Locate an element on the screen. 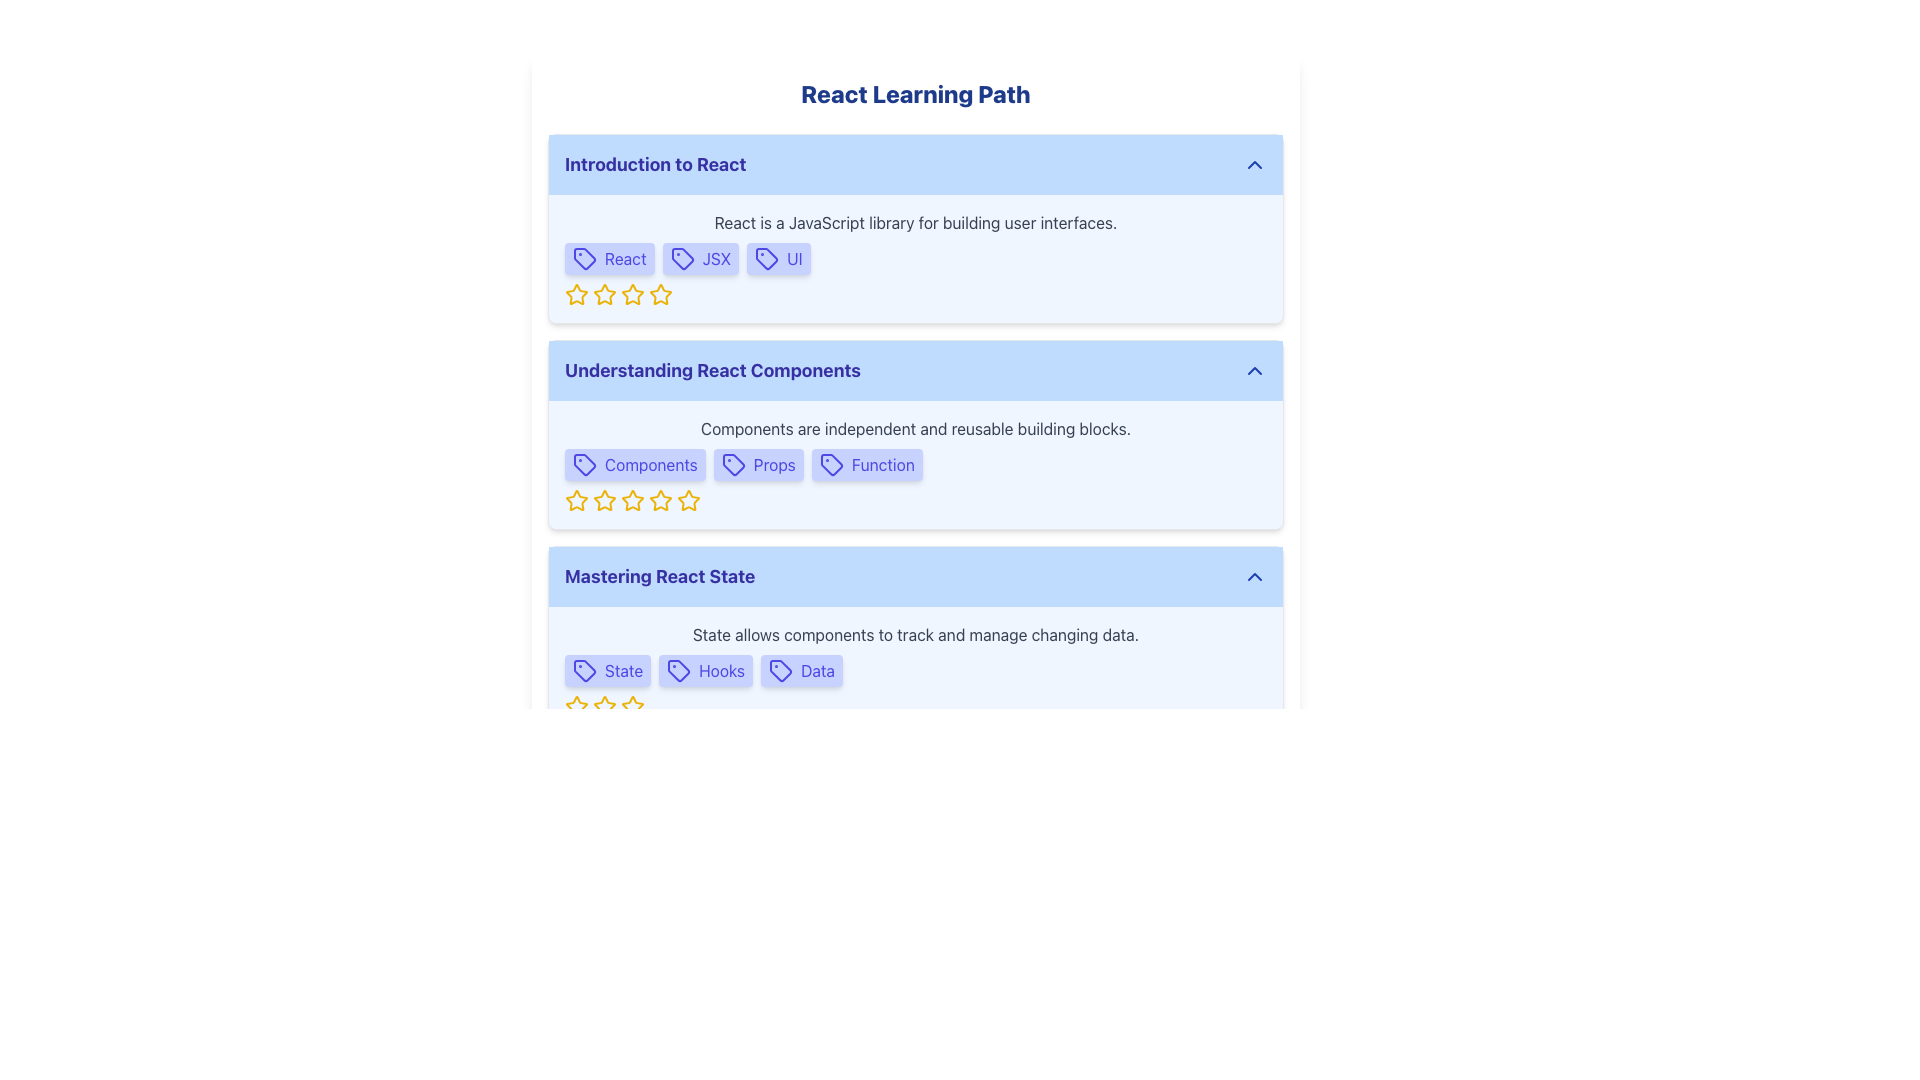 The width and height of the screenshot is (1920, 1080). the second button-like tag or label that categorizes or describes 'Props' in the 'Understanding React Components' section to interact with it is located at coordinates (757, 465).